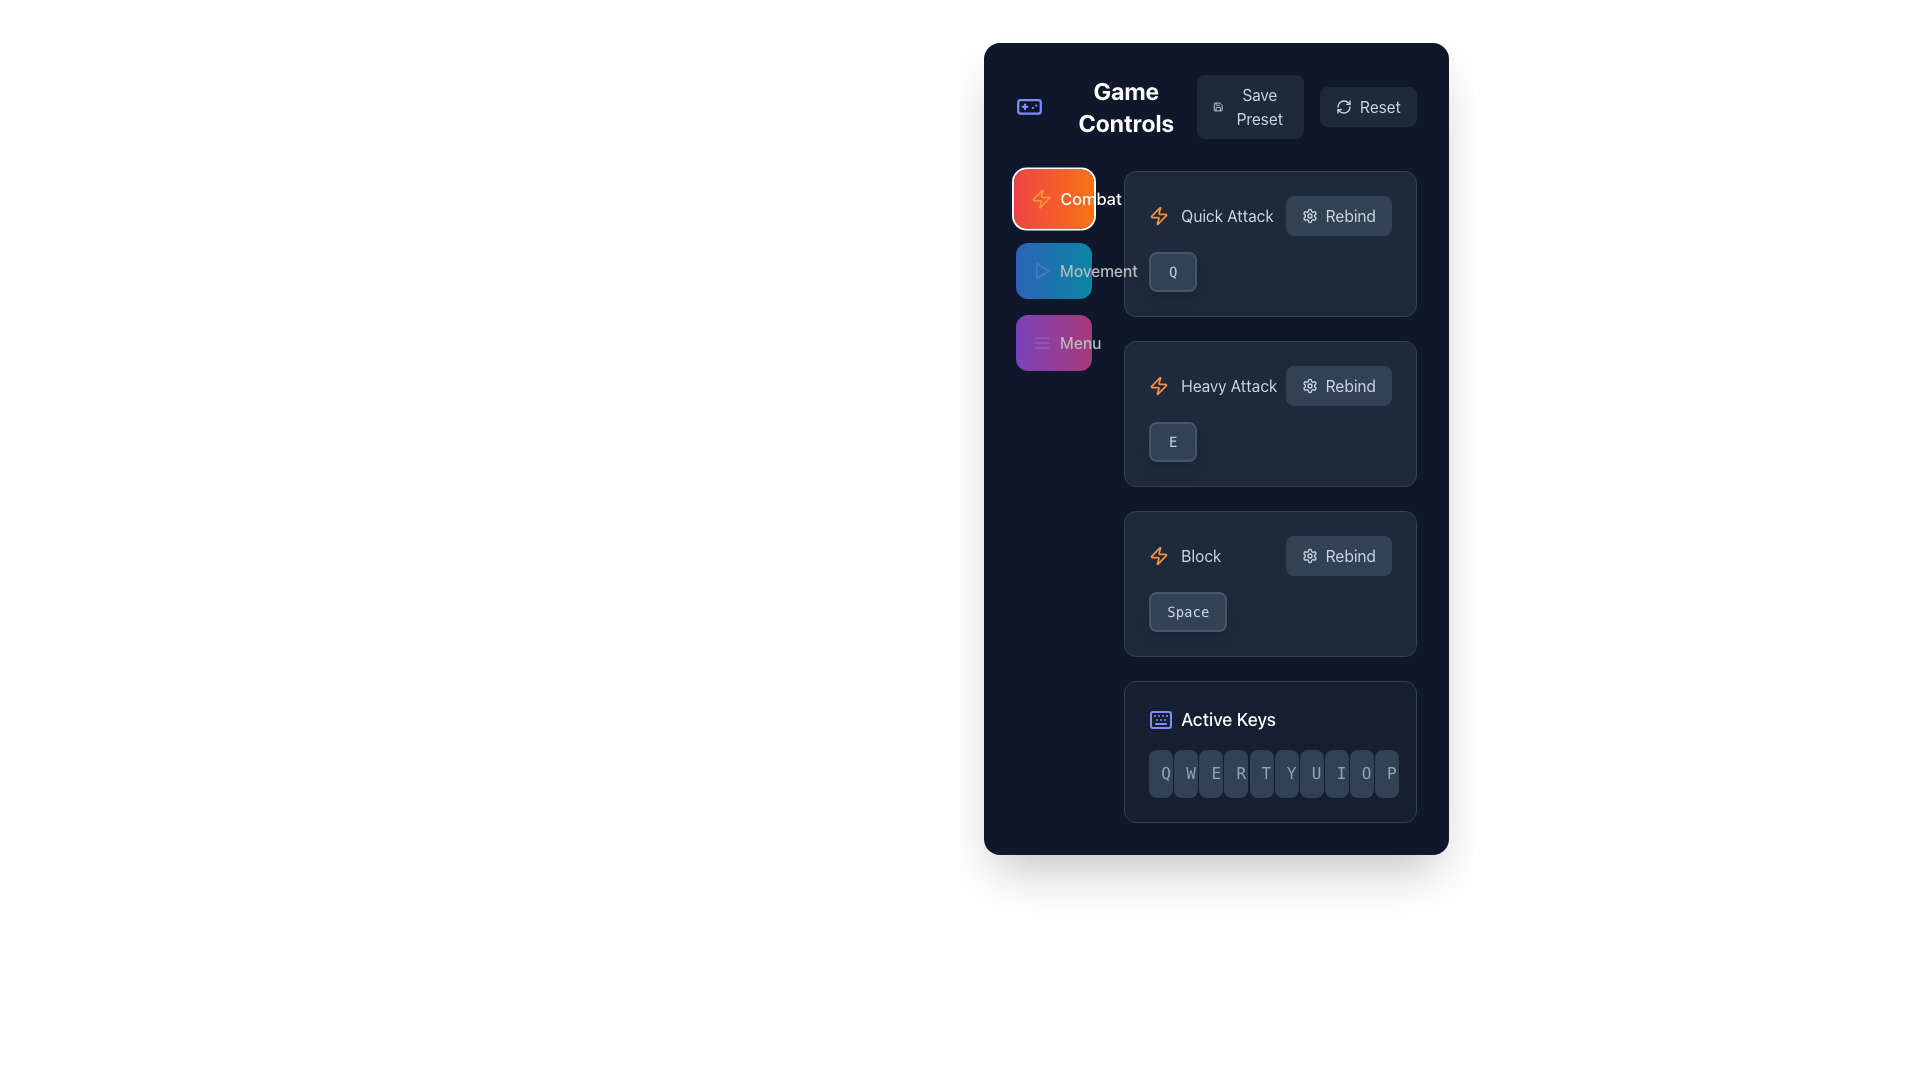 The image size is (1920, 1080). Describe the element at coordinates (1159, 385) in the screenshot. I see `the 'Combat' icon located at the top left of the interface` at that location.